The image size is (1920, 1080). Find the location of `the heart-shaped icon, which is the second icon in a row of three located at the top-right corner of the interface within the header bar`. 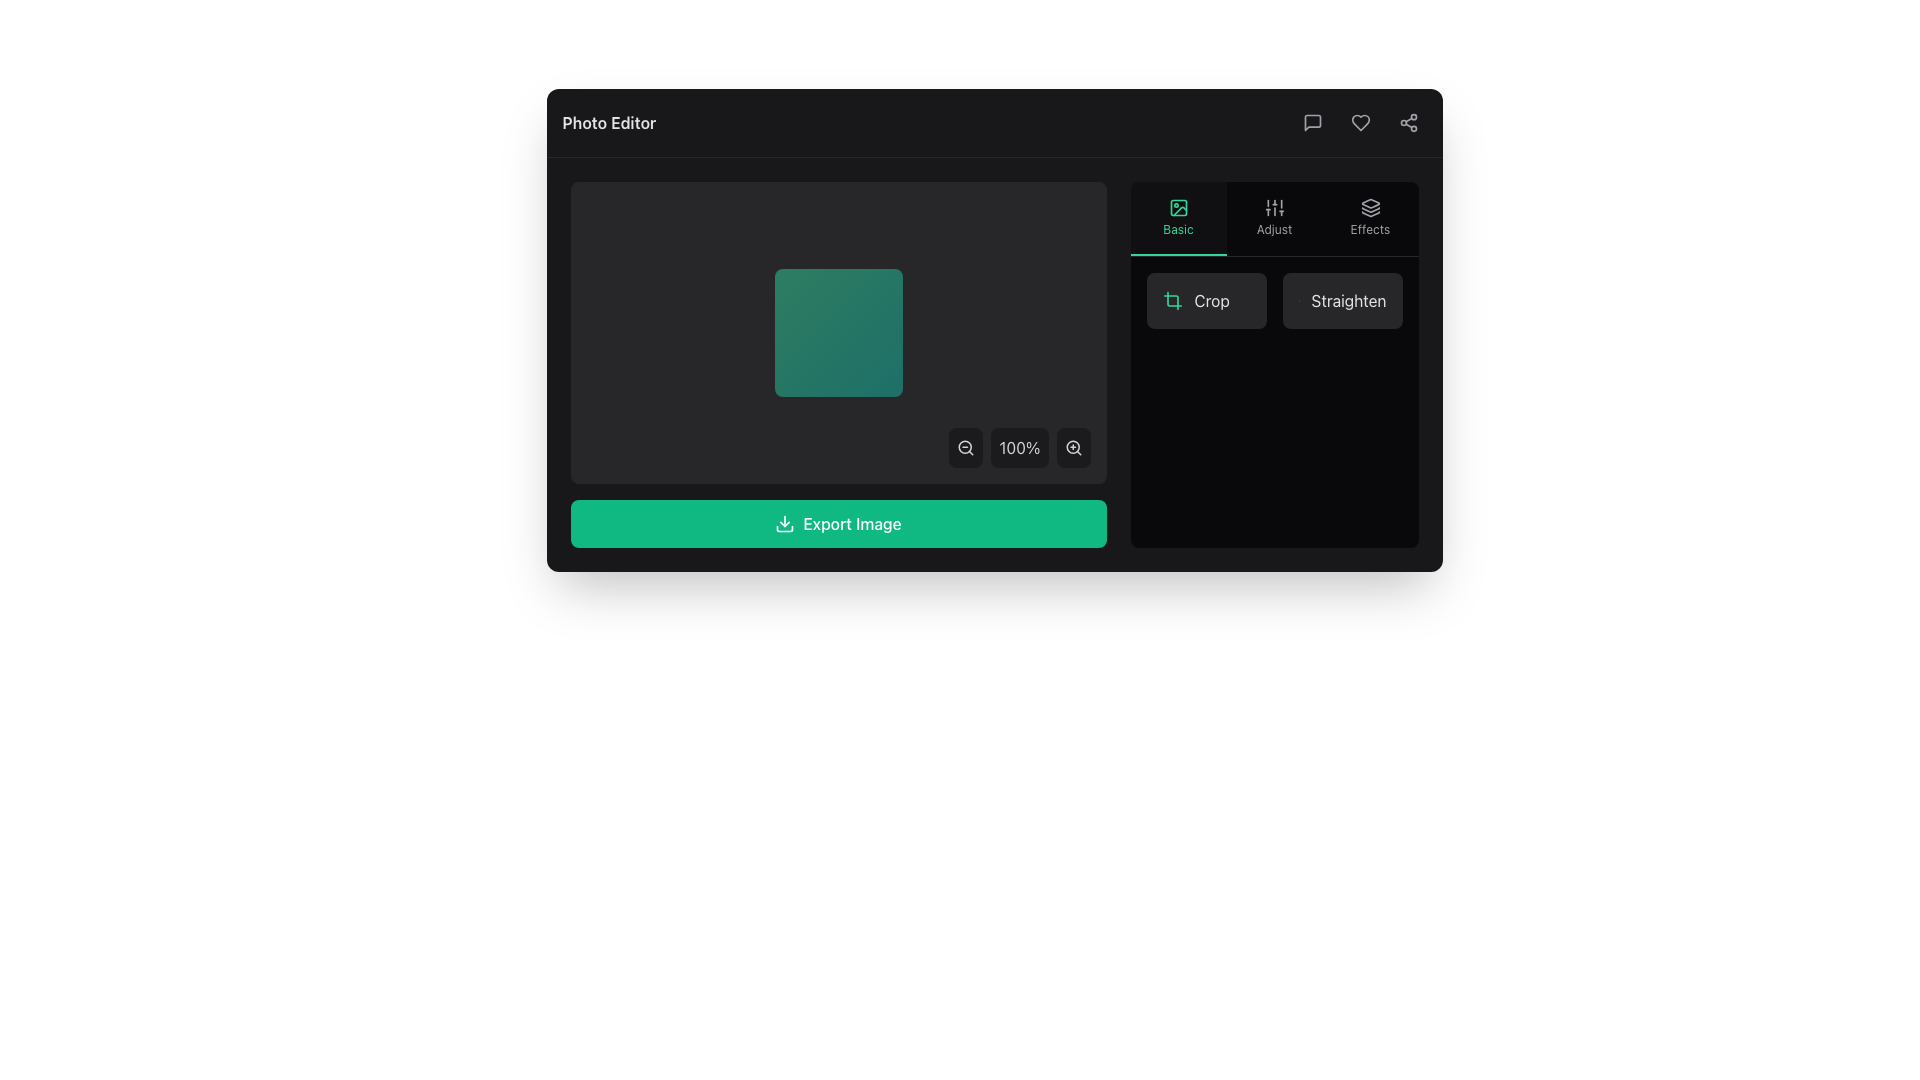

the heart-shaped icon, which is the second icon in a row of three located at the top-right corner of the interface within the header bar is located at coordinates (1360, 123).